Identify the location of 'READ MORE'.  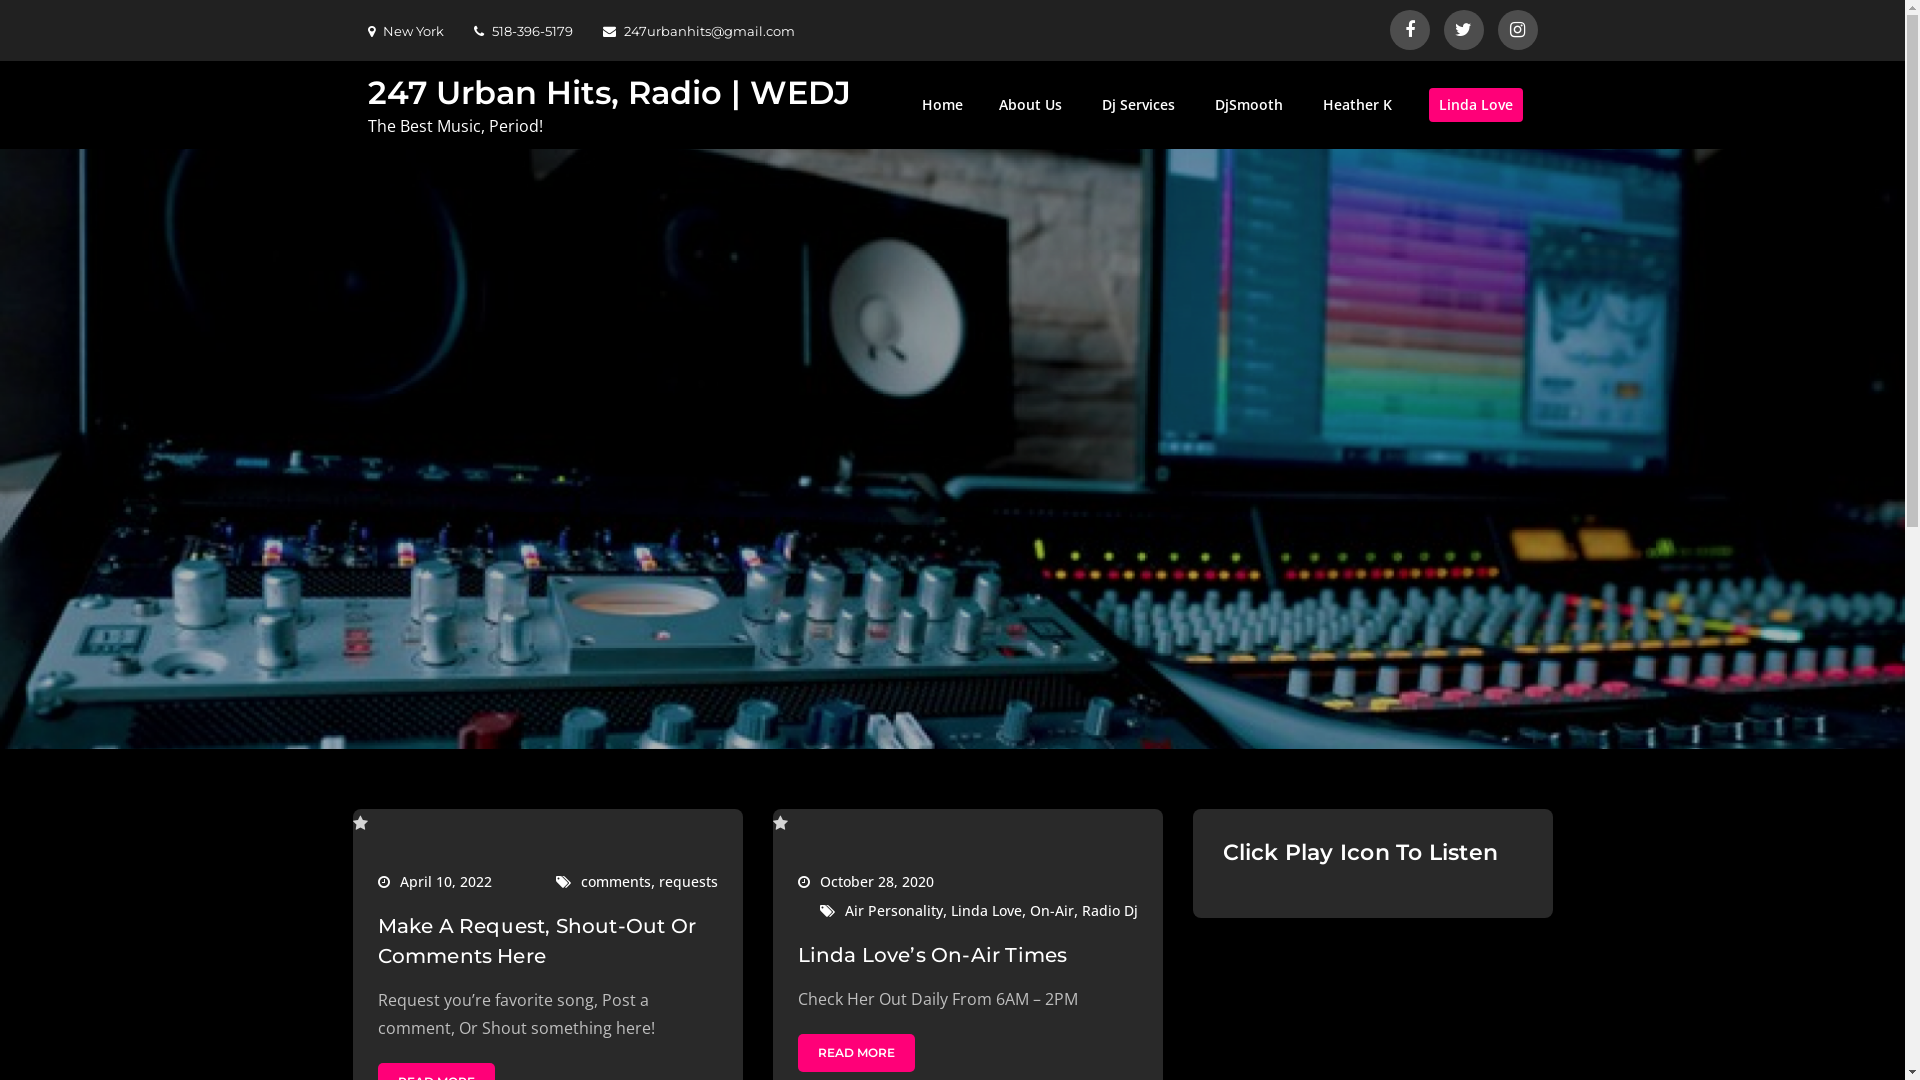
(856, 1052).